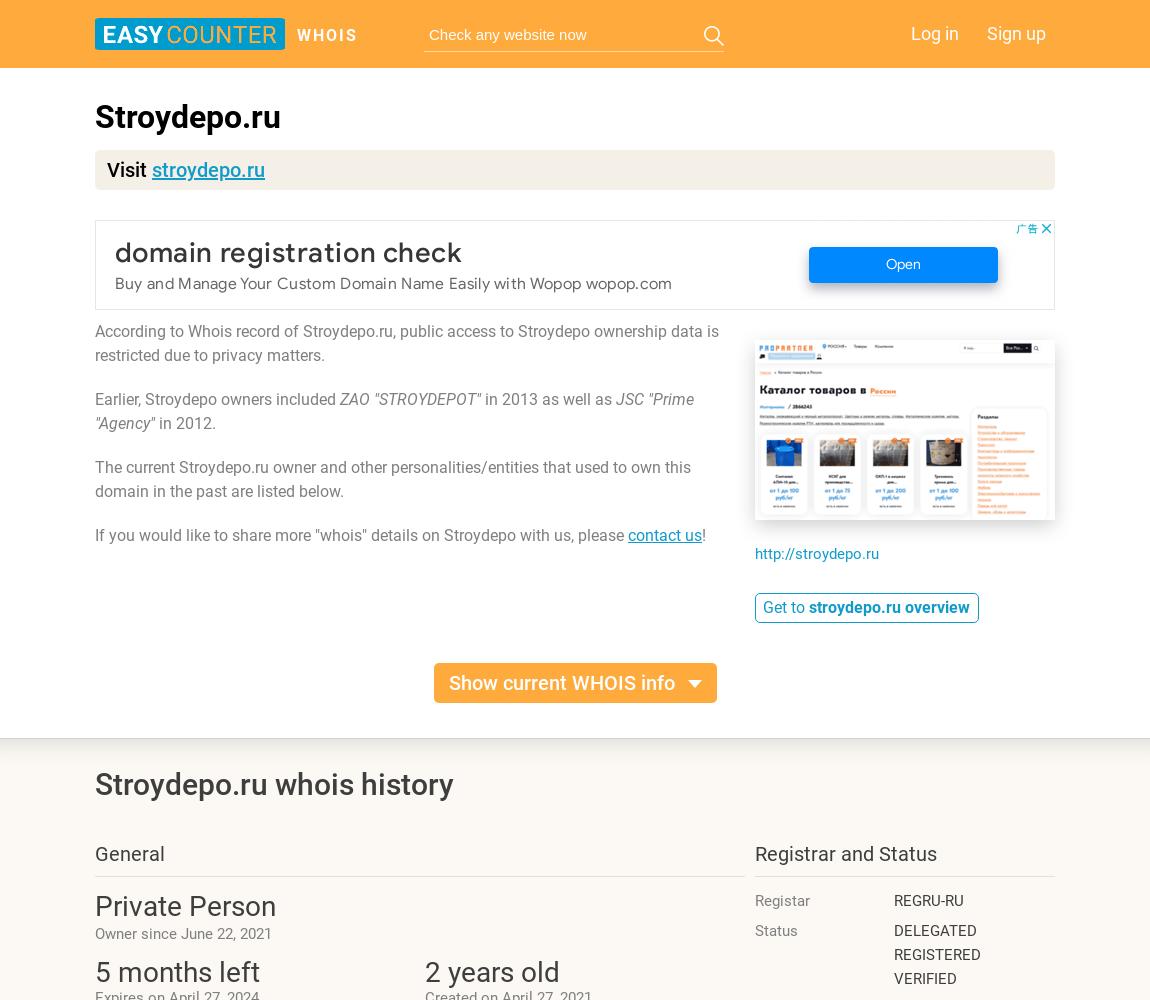 This screenshot has height=1000, width=1150. What do you see at coordinates (184, 906) in the screenshot?
I see `'Private Person'` at bounding box center [184, 906].